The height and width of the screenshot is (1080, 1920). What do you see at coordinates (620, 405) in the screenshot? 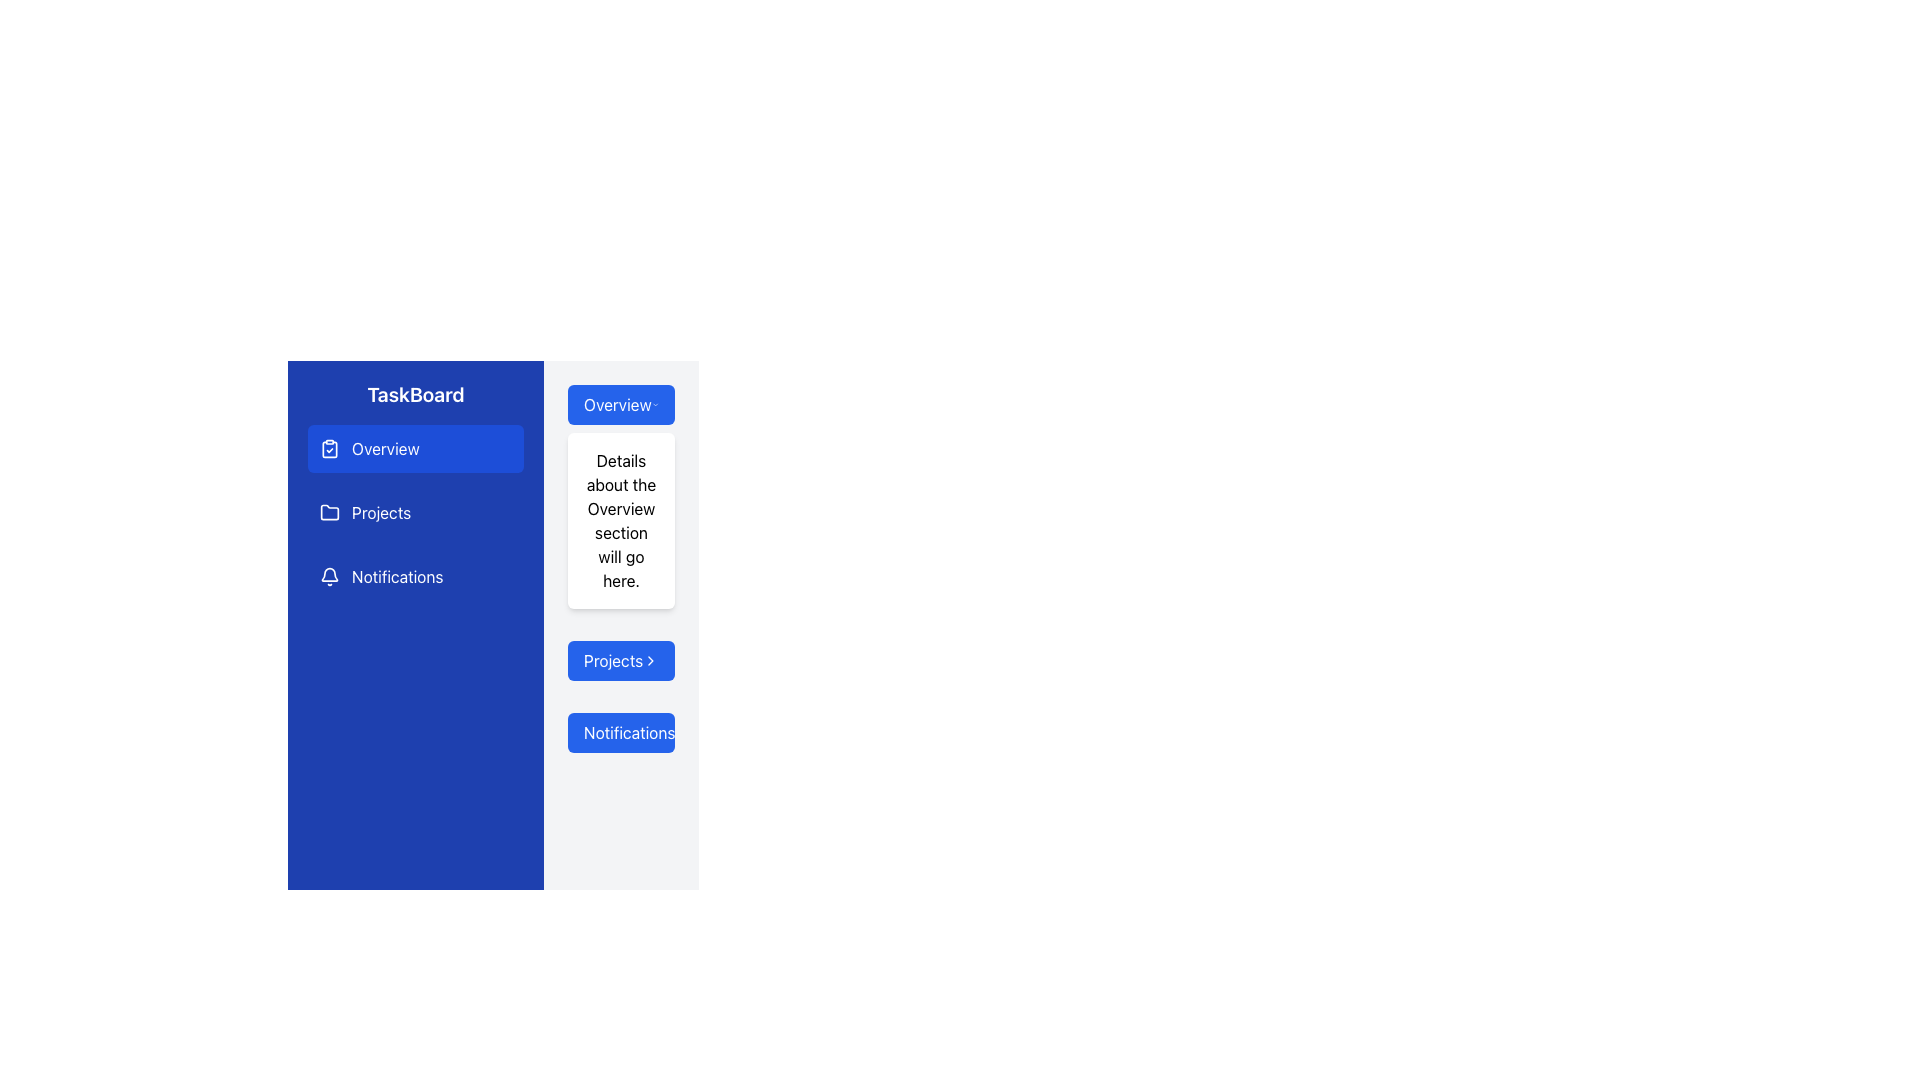
I see `the interactive button located in the top-right section of the interface` at bounding box center [620, 405].